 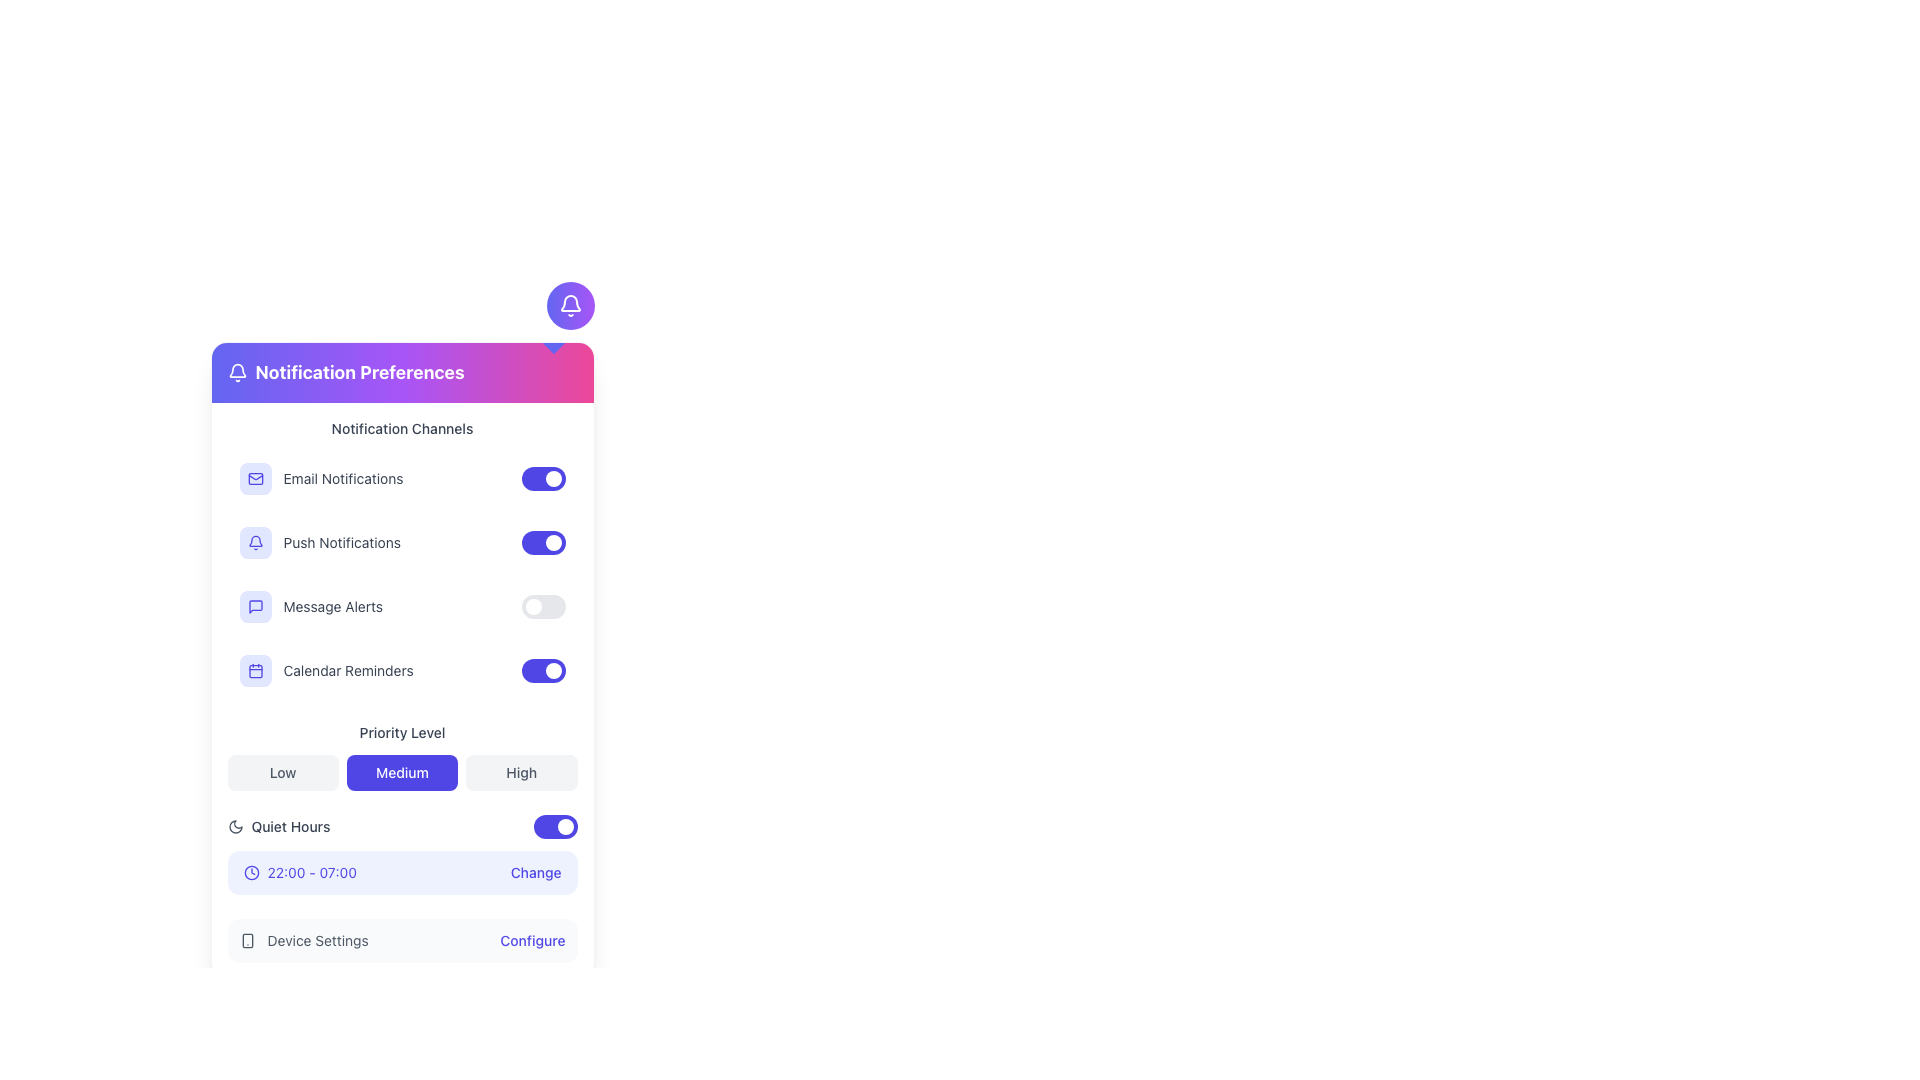 I want to click on the 'Device Settings' text label, which is styled in a small-sized gray font and positioned alongside a smartphone icon, so click(x=317, y=941).